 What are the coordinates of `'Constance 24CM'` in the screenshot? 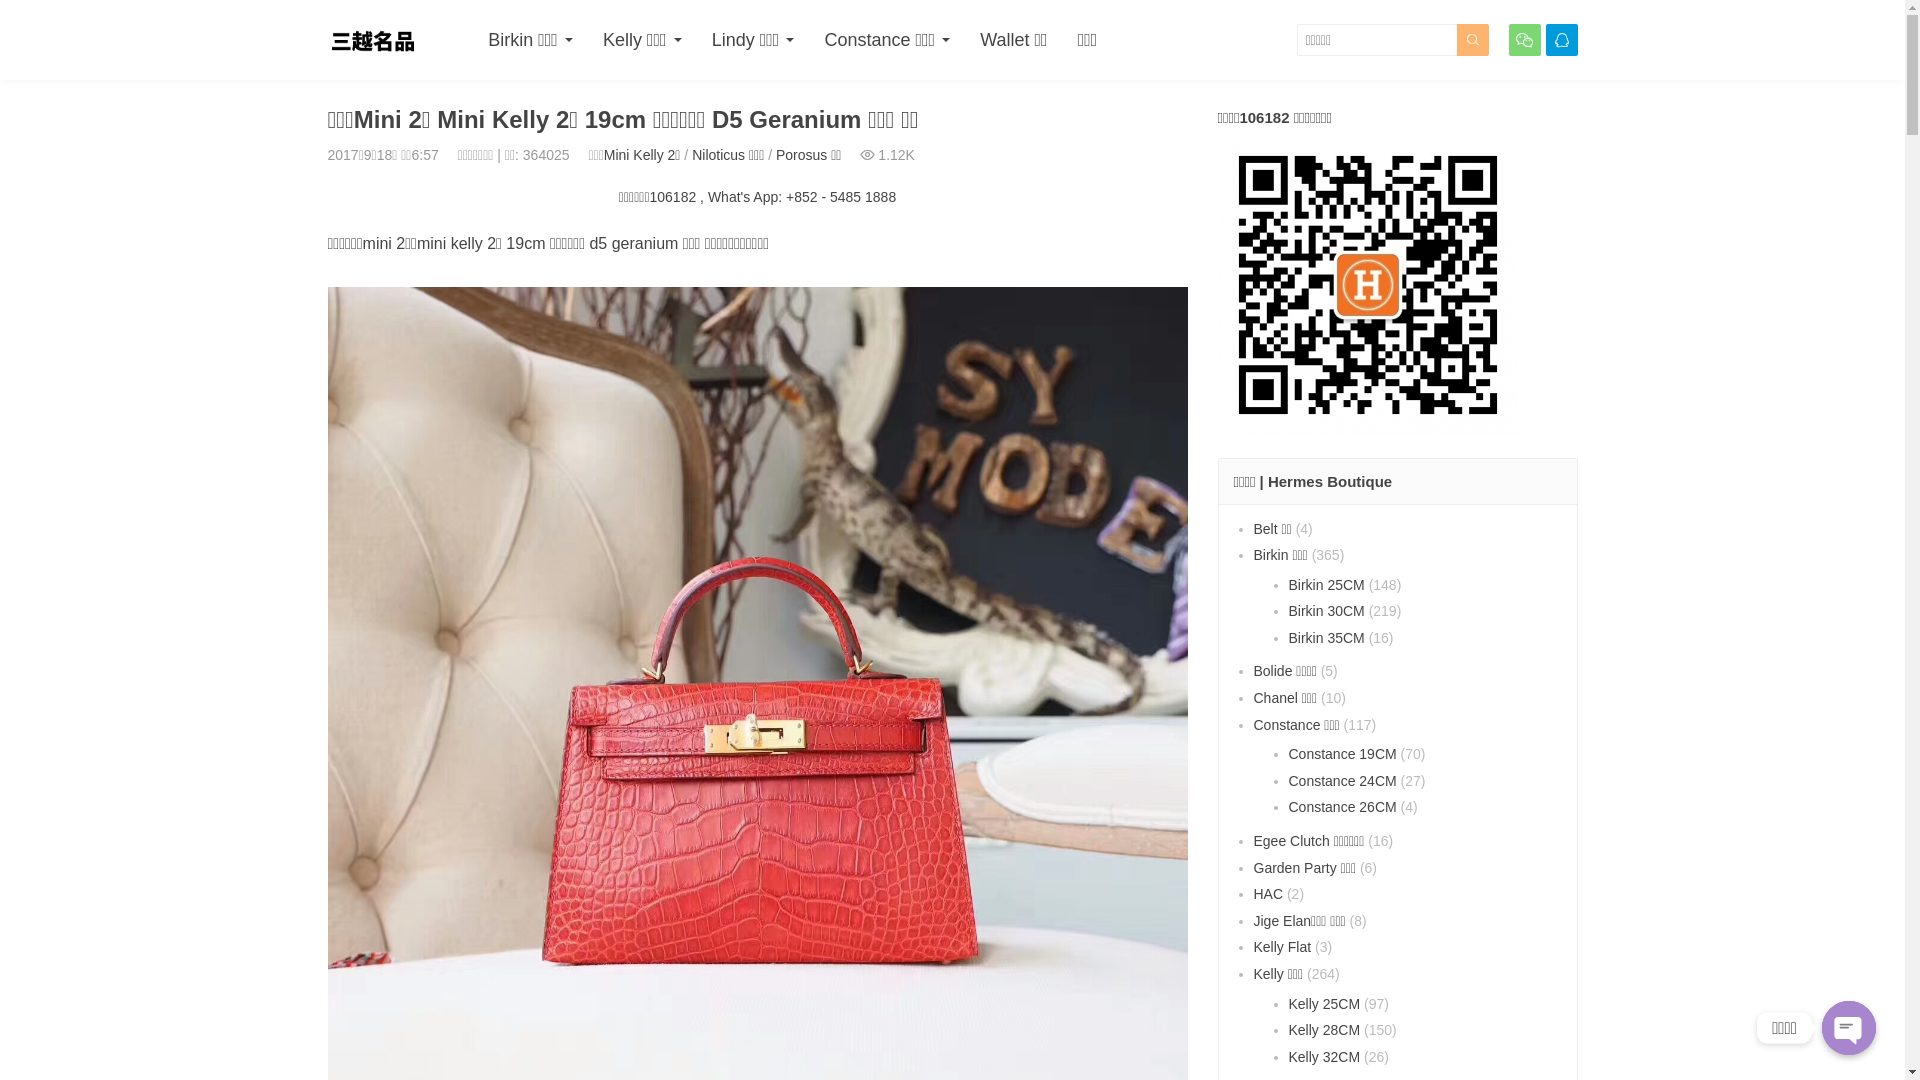 It's located at (1342, 779).